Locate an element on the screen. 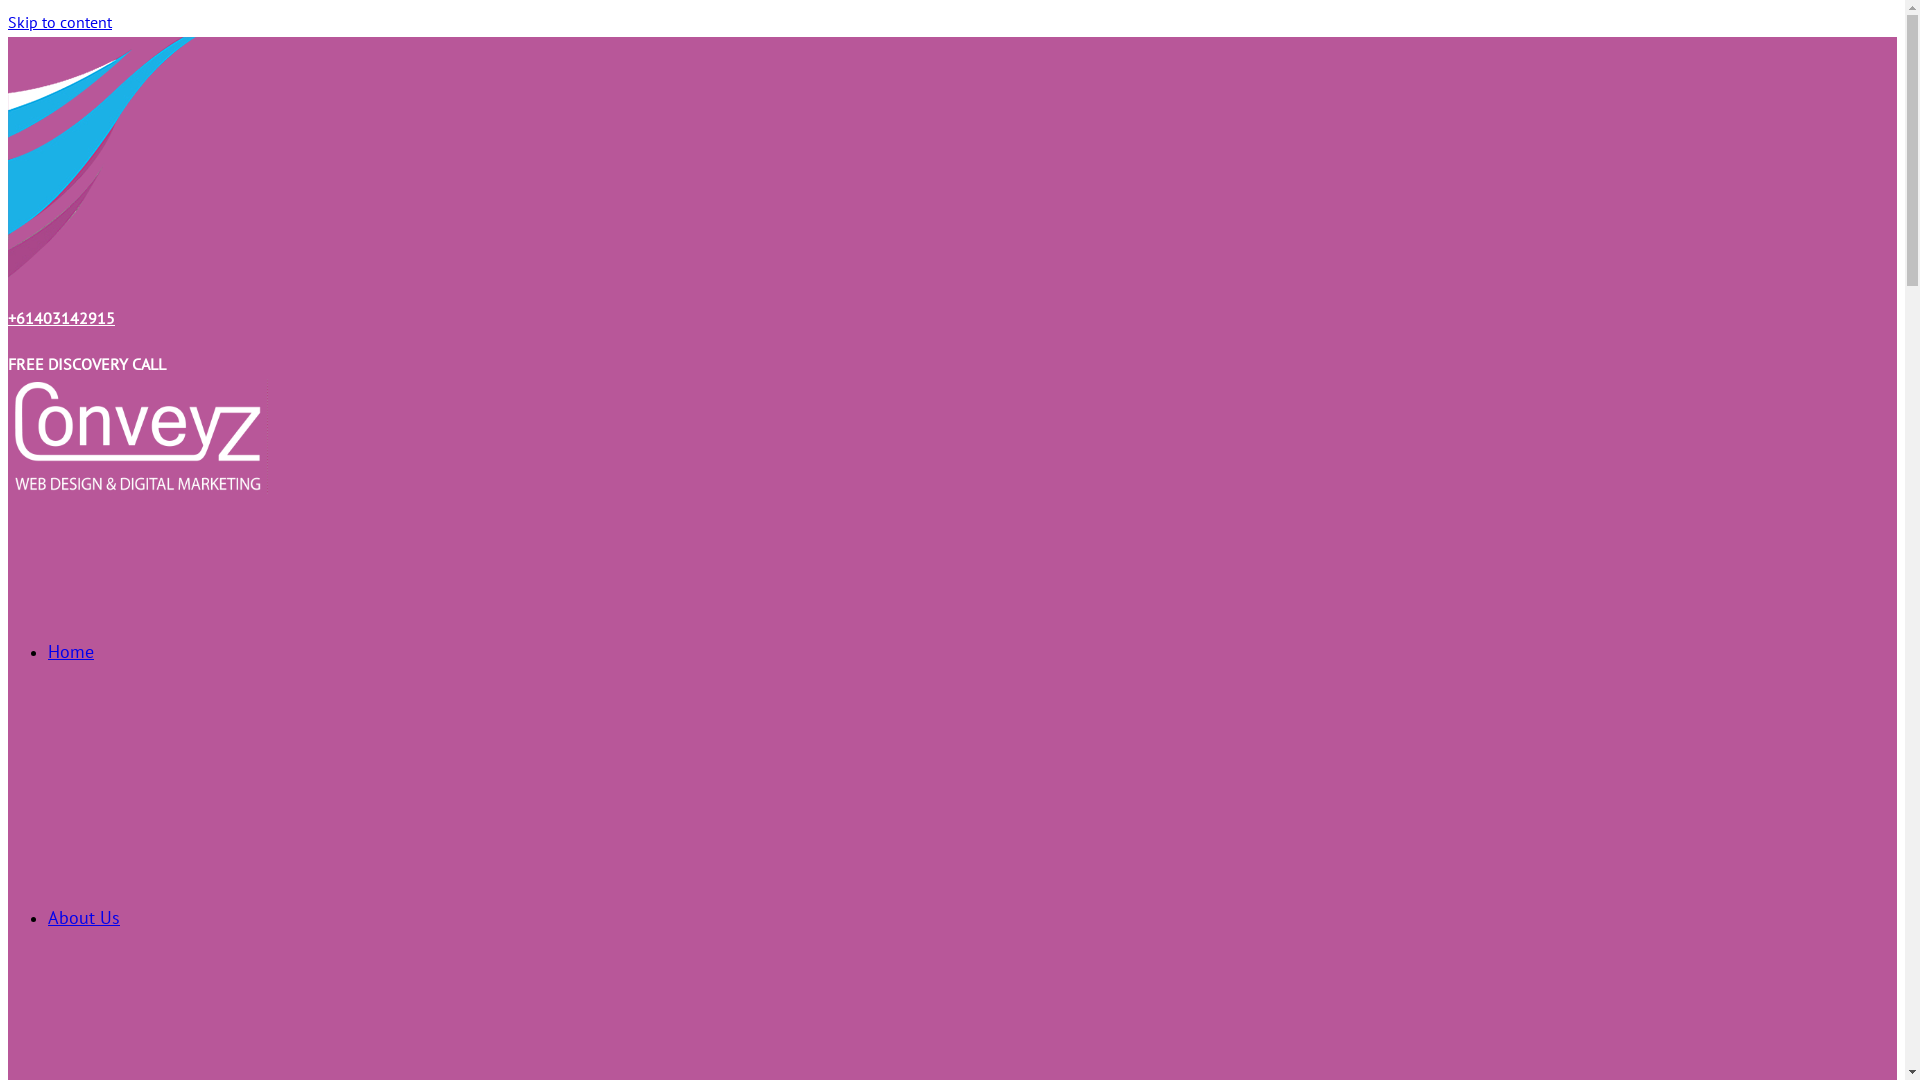 The image size is (1920, 1080). '+61403142915' is located at coordinates (61, 316).